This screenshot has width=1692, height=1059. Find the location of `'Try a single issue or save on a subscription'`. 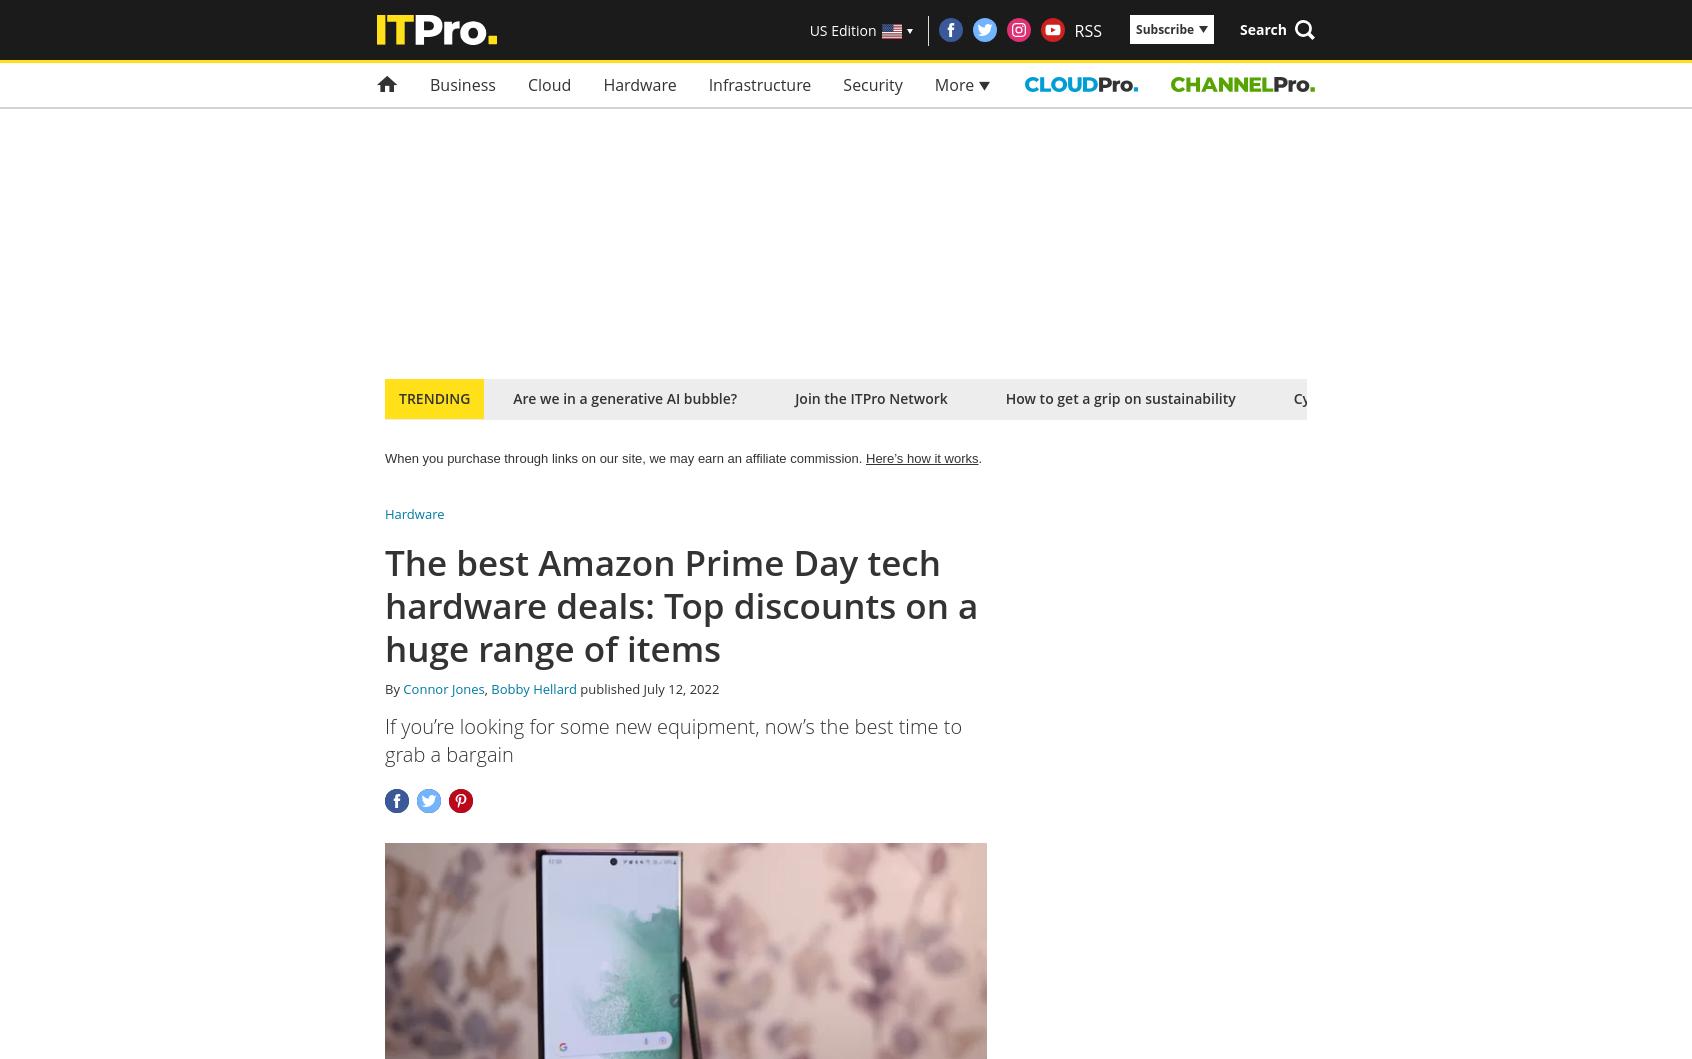

'Try a single issue or save on a subscription' is located at coordinates (817, 261).